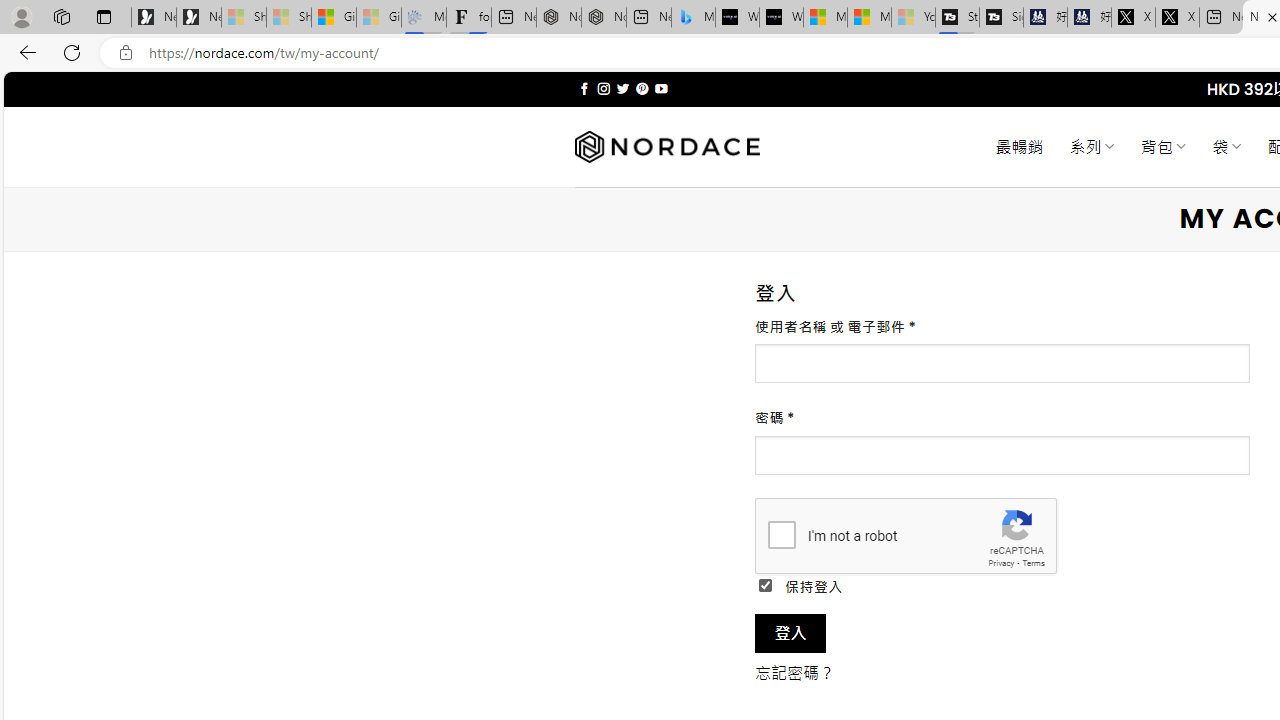  What do you see at coordinates (825, 17) in the screenshot?
I see `'Microsoft Start Sports'` at bounding box center [825, 17].